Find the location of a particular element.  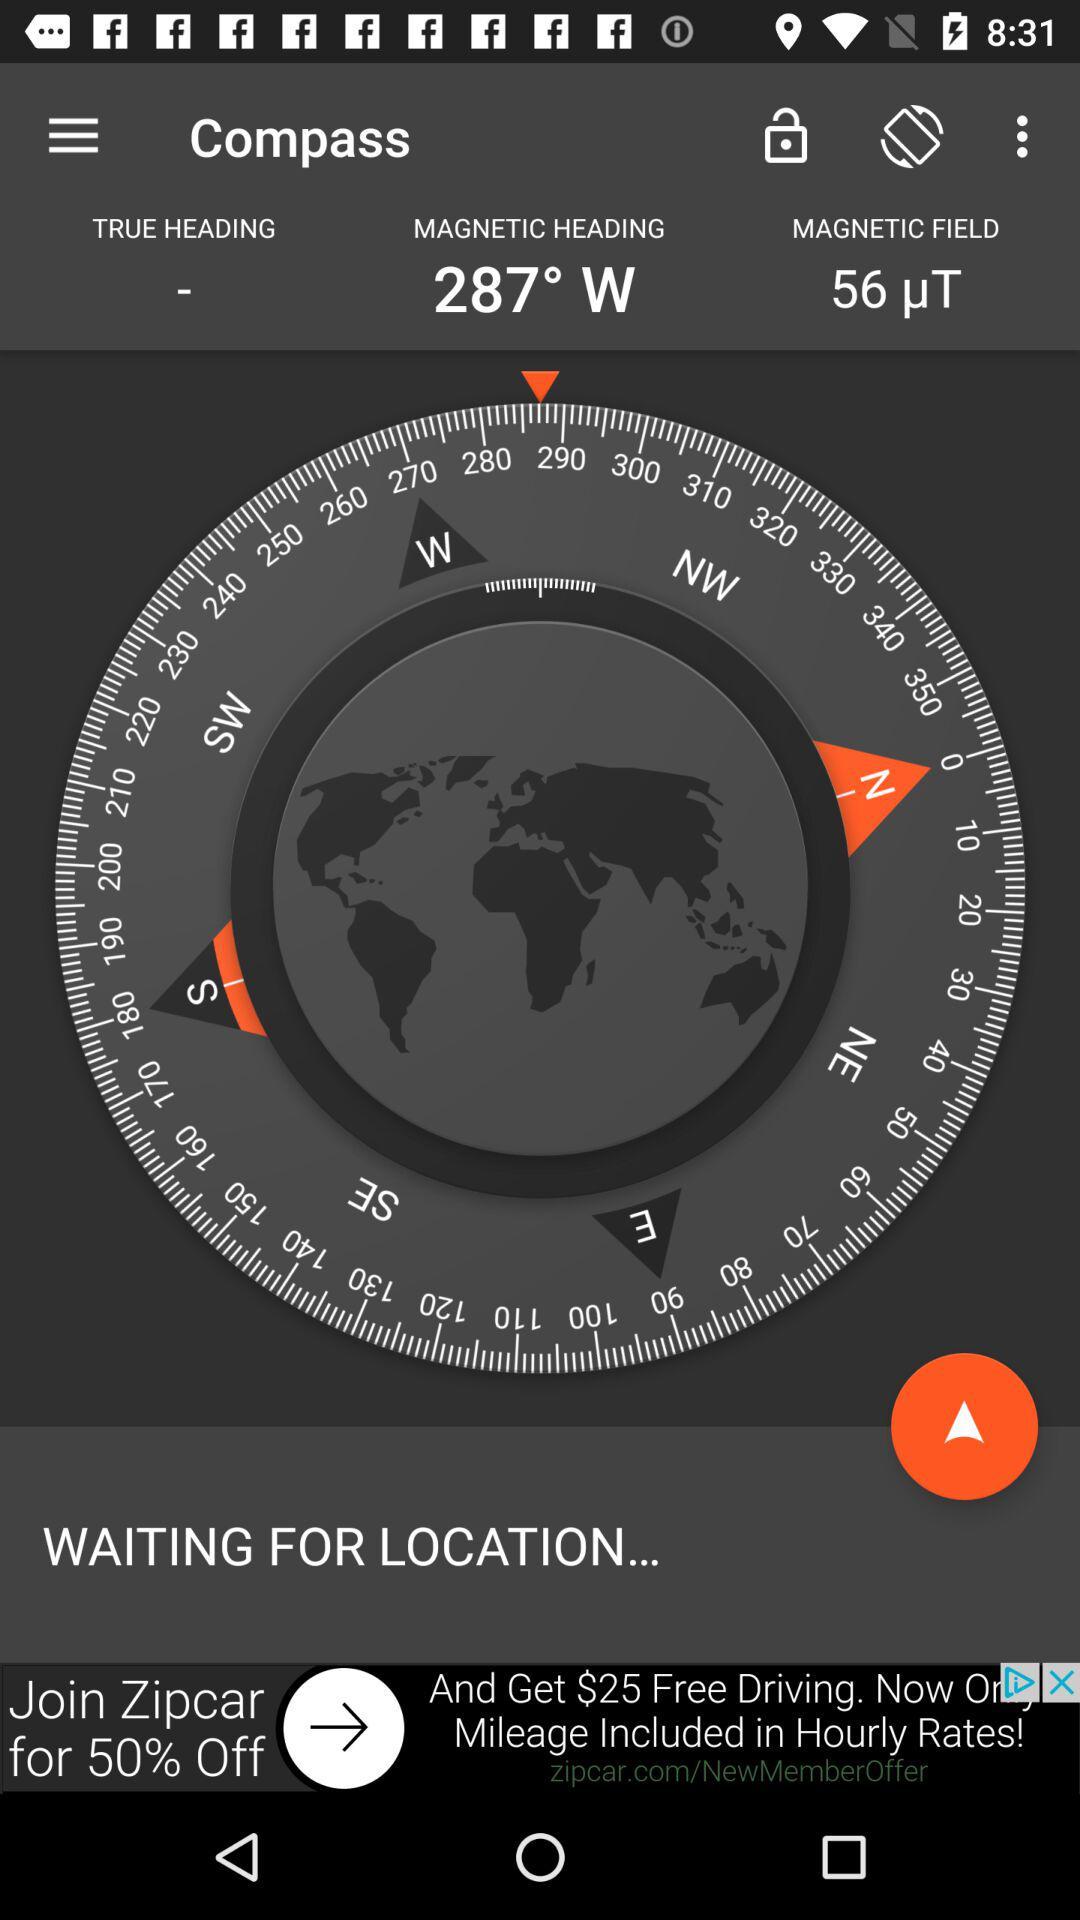

next is located at coordinates (540, 1727).